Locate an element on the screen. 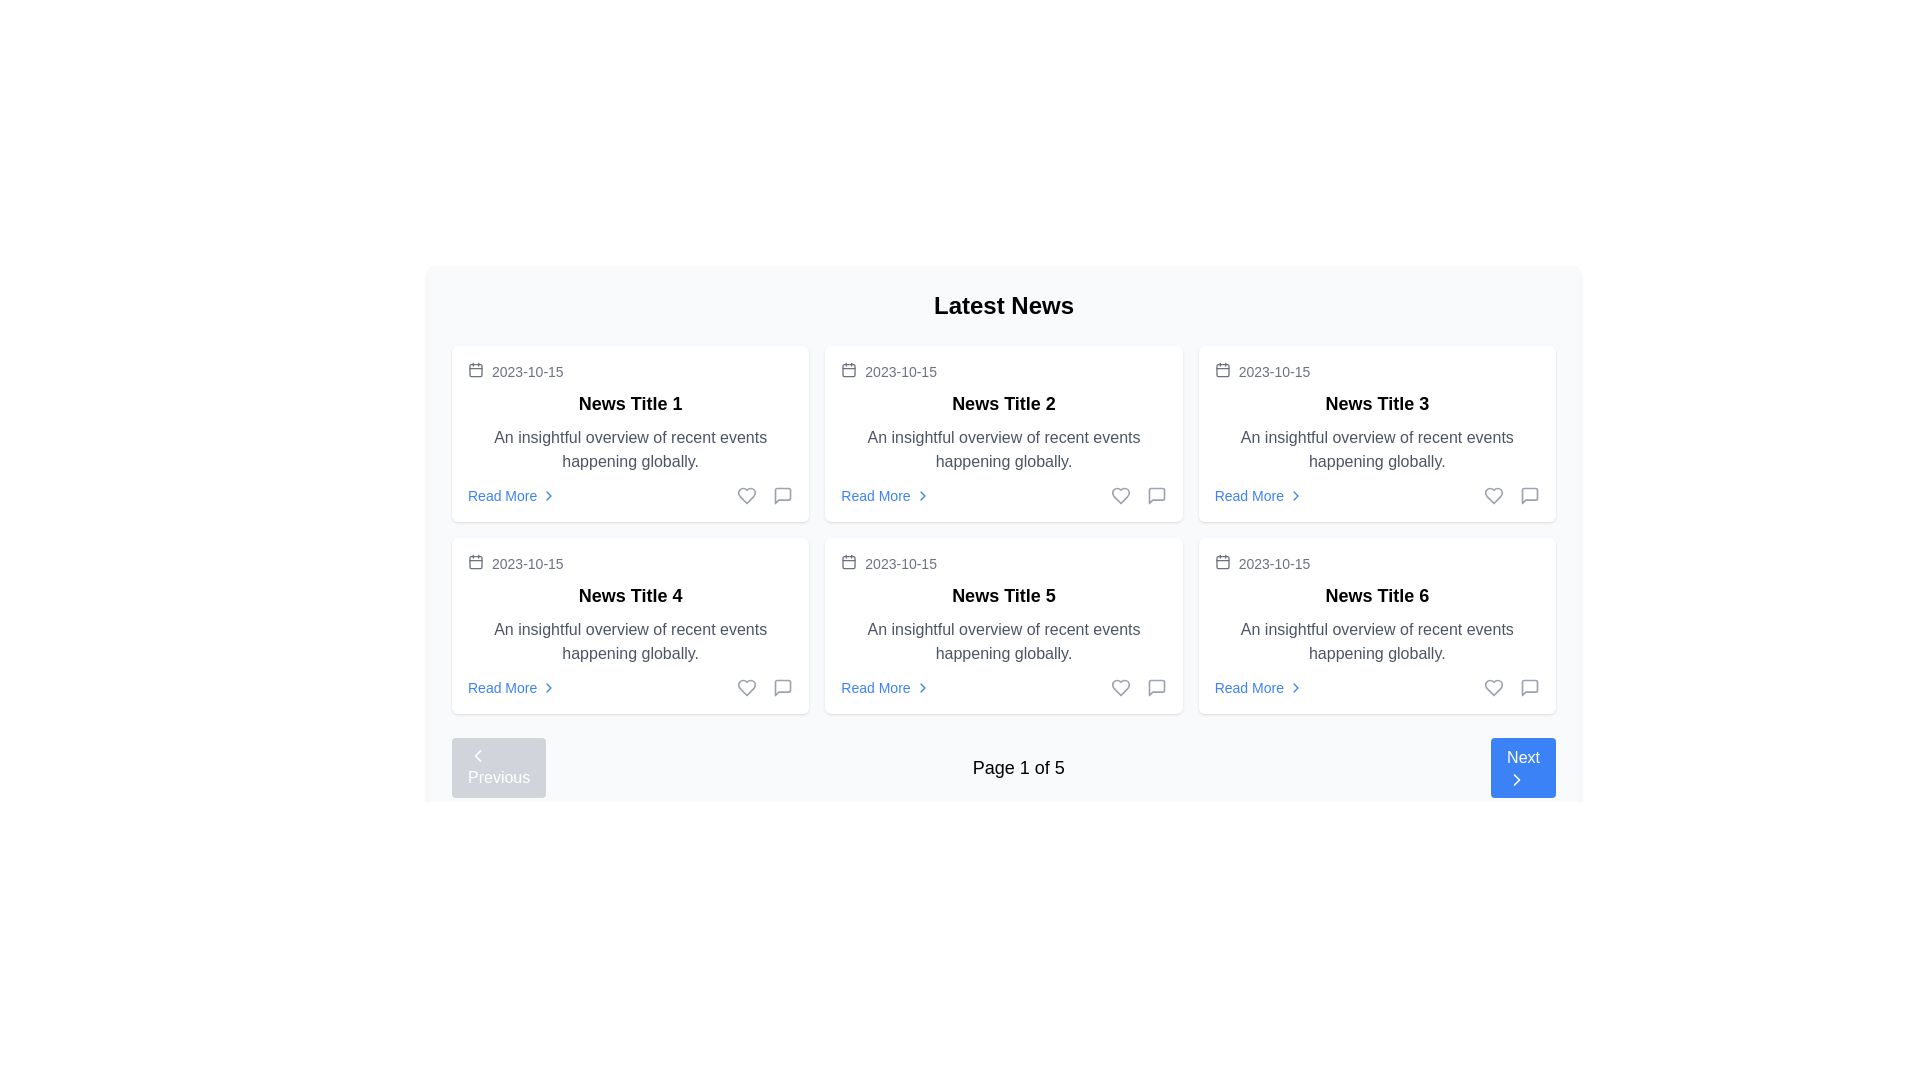 The height and width of the screenshot is (1080, 1920). the headline text block located in the top-left of the first news card, which provides an overview of the article content is located at coordinates (629, 404).